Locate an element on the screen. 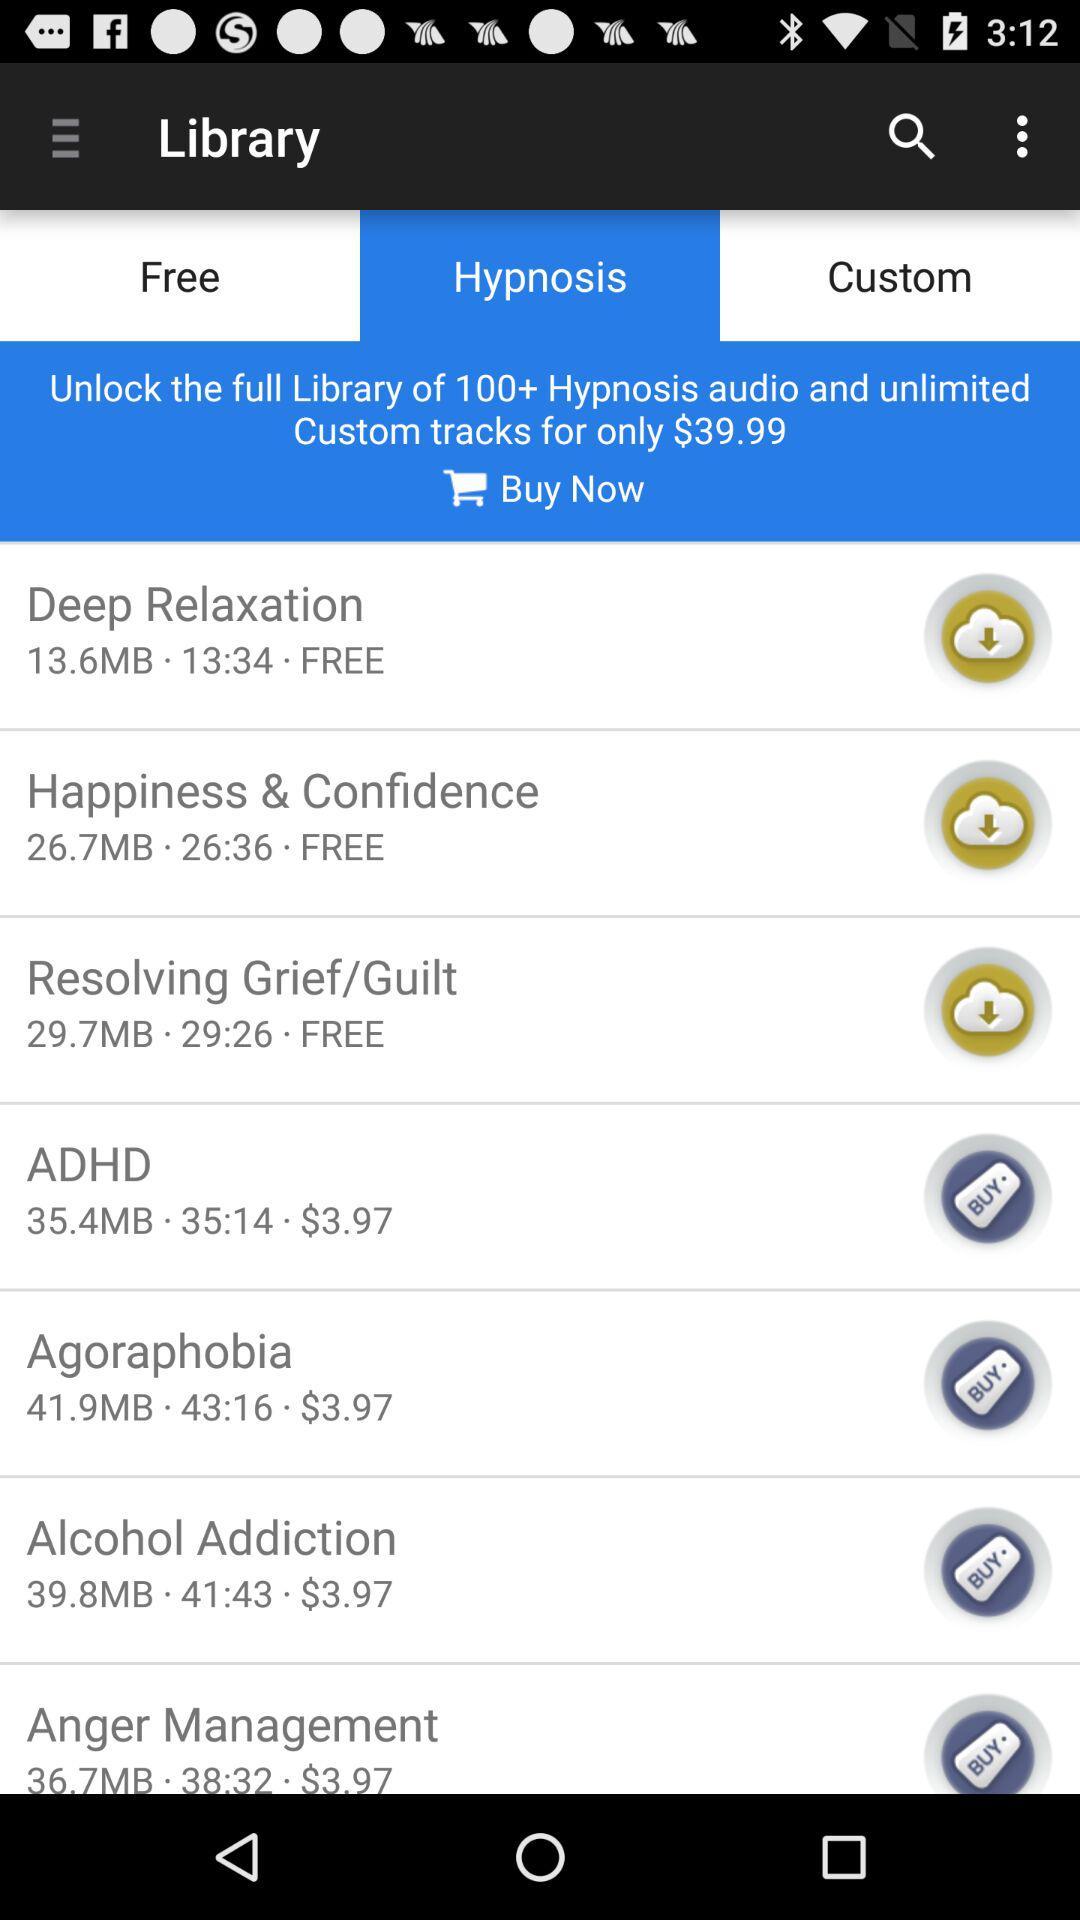 Image resolution: width=1080 pixels, height=1920 pixels. the alcohol addiction is located at coordinates (461, 1535).